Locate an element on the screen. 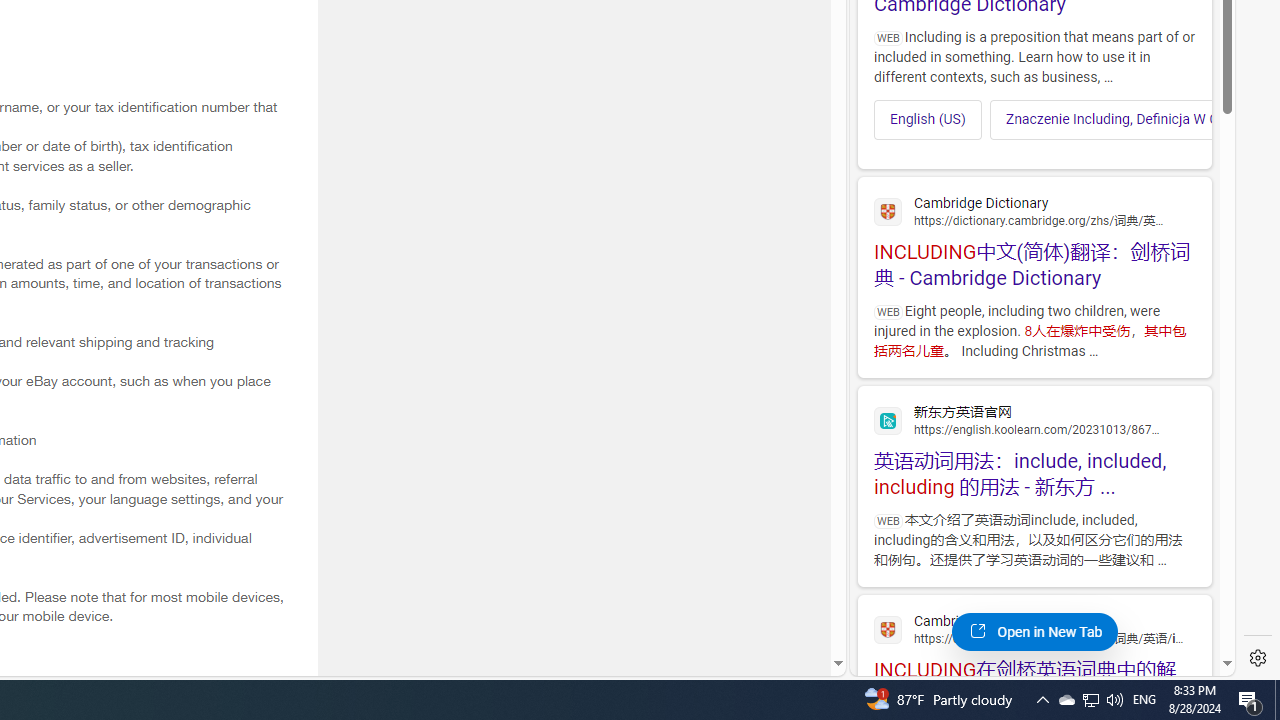  'English (US)' is located at coordinates (927, 119).